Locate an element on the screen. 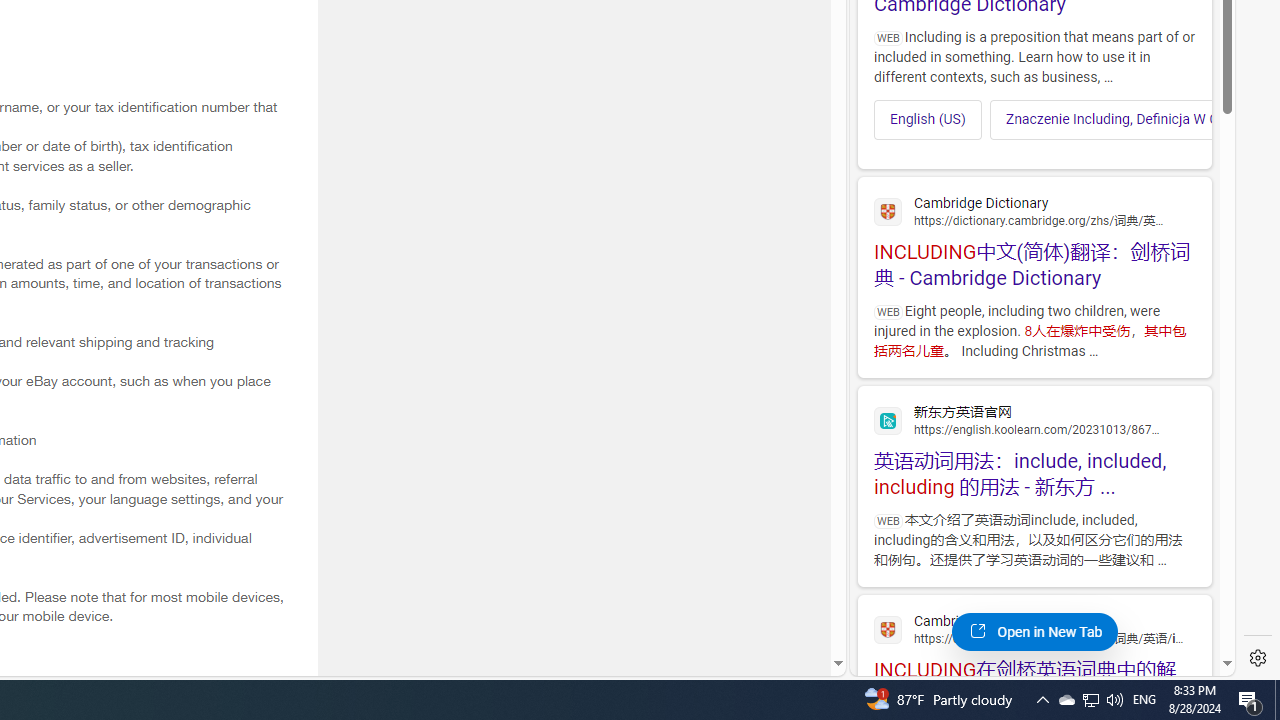  'English (US)' is located at coordinates (927, 119).